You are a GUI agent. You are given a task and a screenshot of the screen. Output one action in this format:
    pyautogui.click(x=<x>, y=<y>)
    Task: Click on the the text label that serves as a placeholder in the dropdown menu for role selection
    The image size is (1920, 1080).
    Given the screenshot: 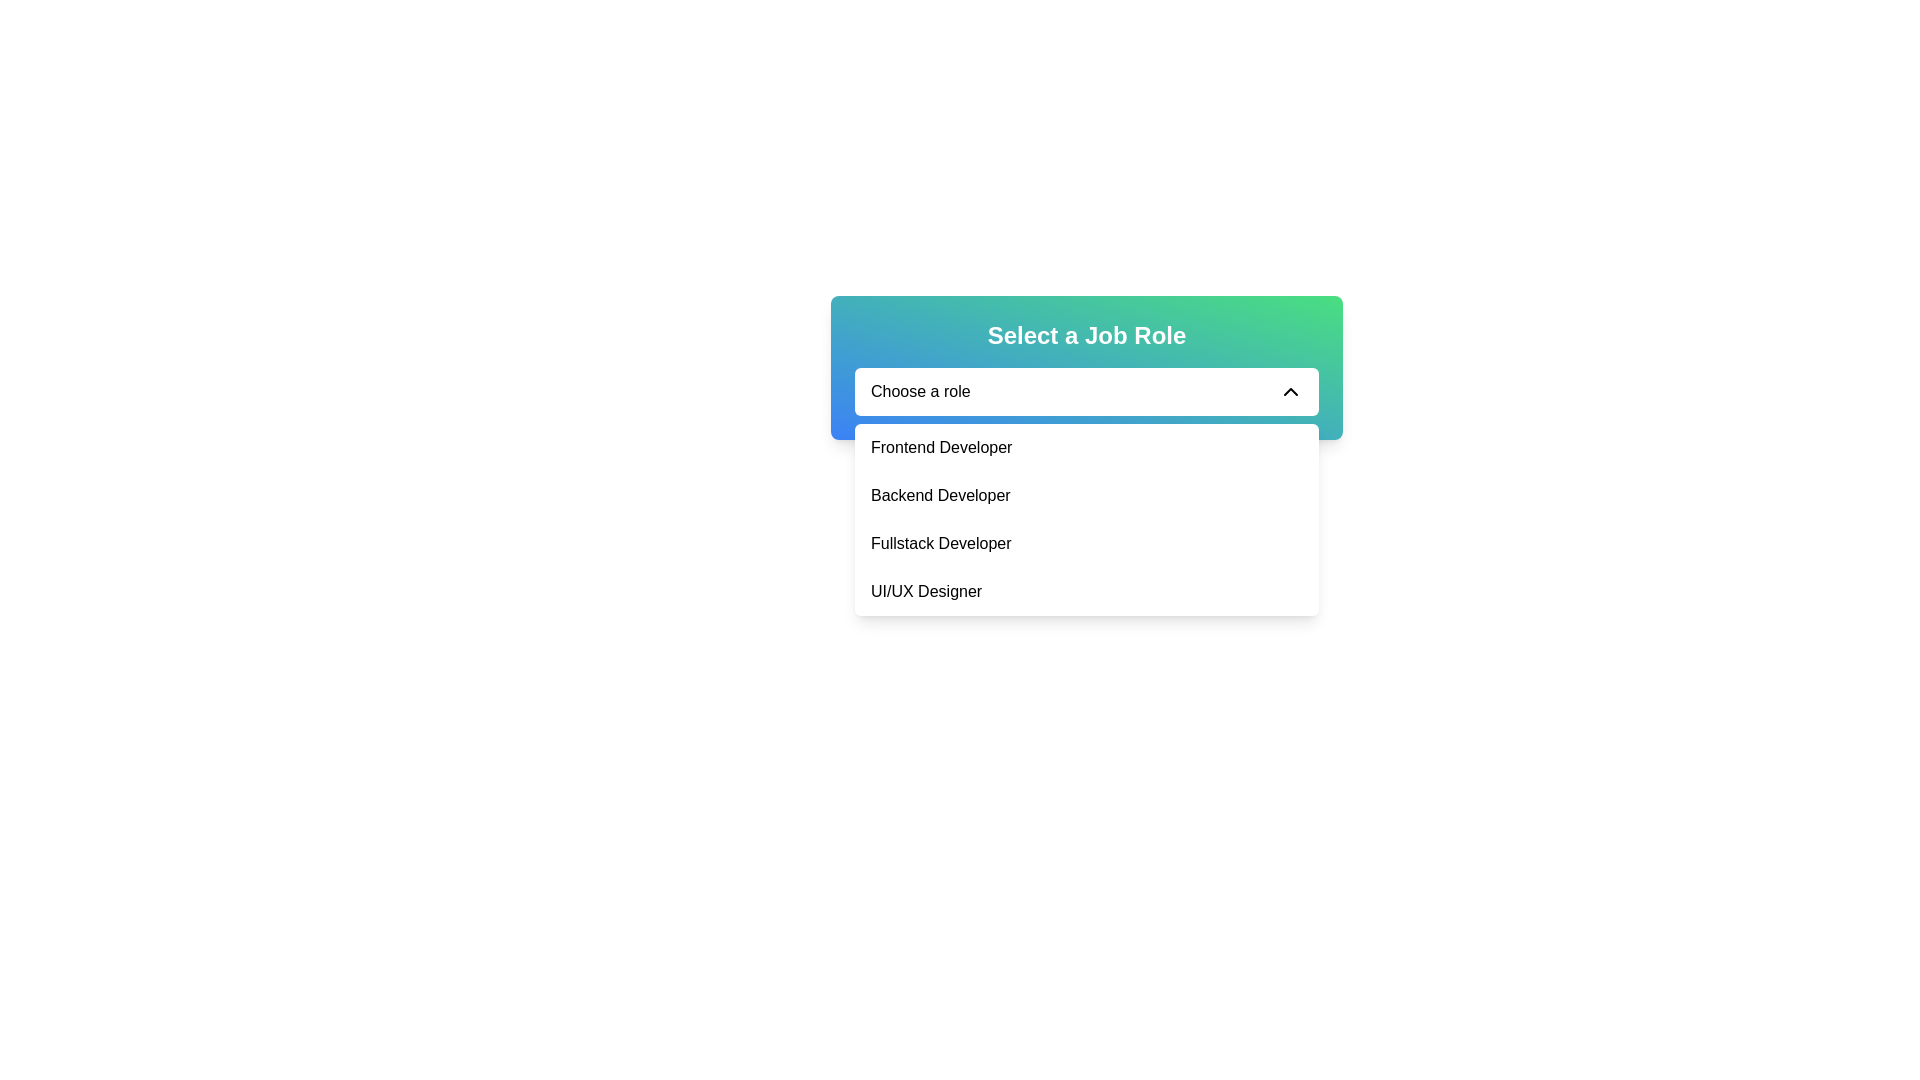 What is the action you would take?
    pyautogui.click(x=919, y=392)
    